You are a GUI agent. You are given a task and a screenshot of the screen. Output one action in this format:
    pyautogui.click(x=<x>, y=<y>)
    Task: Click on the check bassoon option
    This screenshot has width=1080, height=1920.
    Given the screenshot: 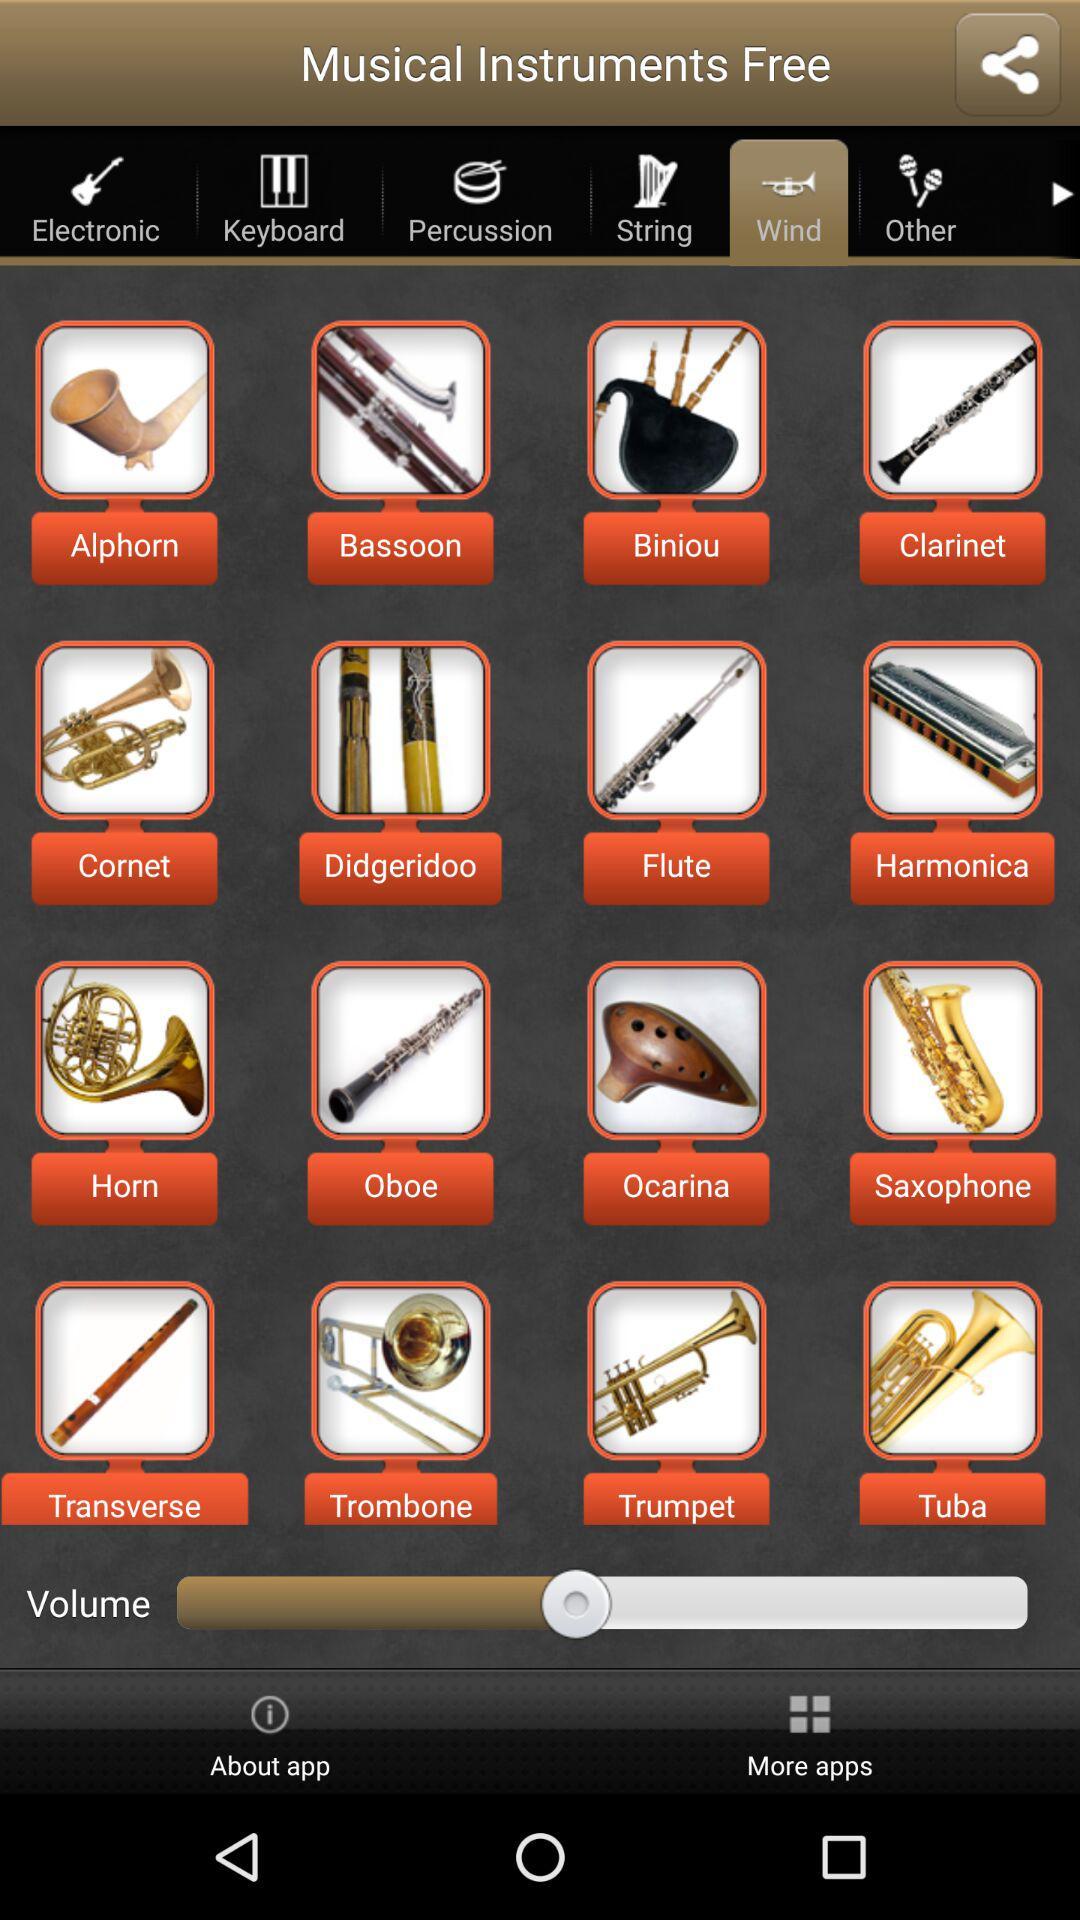 What is the action you would take?
    pyautogui.click(x=400, y=408)
    